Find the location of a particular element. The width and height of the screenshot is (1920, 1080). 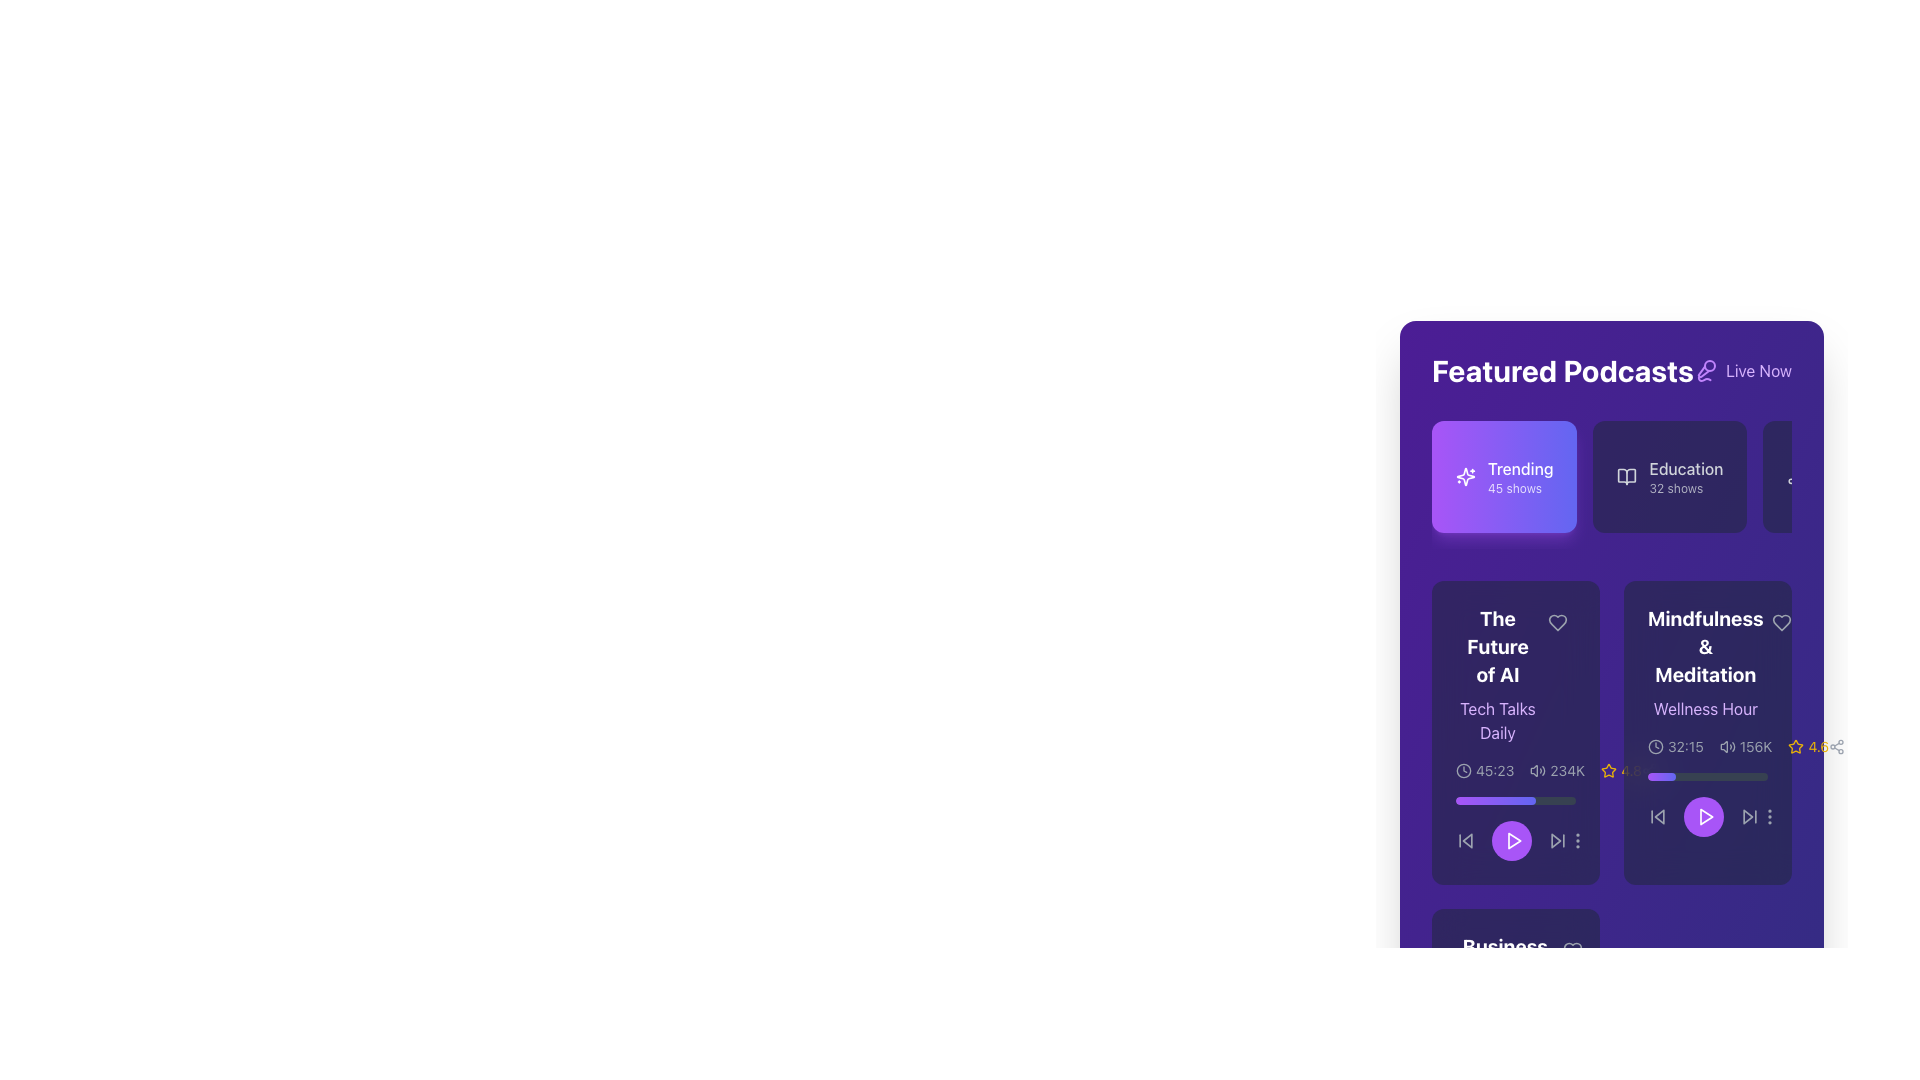

text label displaying 'Trending' in bold white font against a purple background, located in the top-left quadrant of the 'Featured Podcasts' section is located at coordinates (1520, 469).